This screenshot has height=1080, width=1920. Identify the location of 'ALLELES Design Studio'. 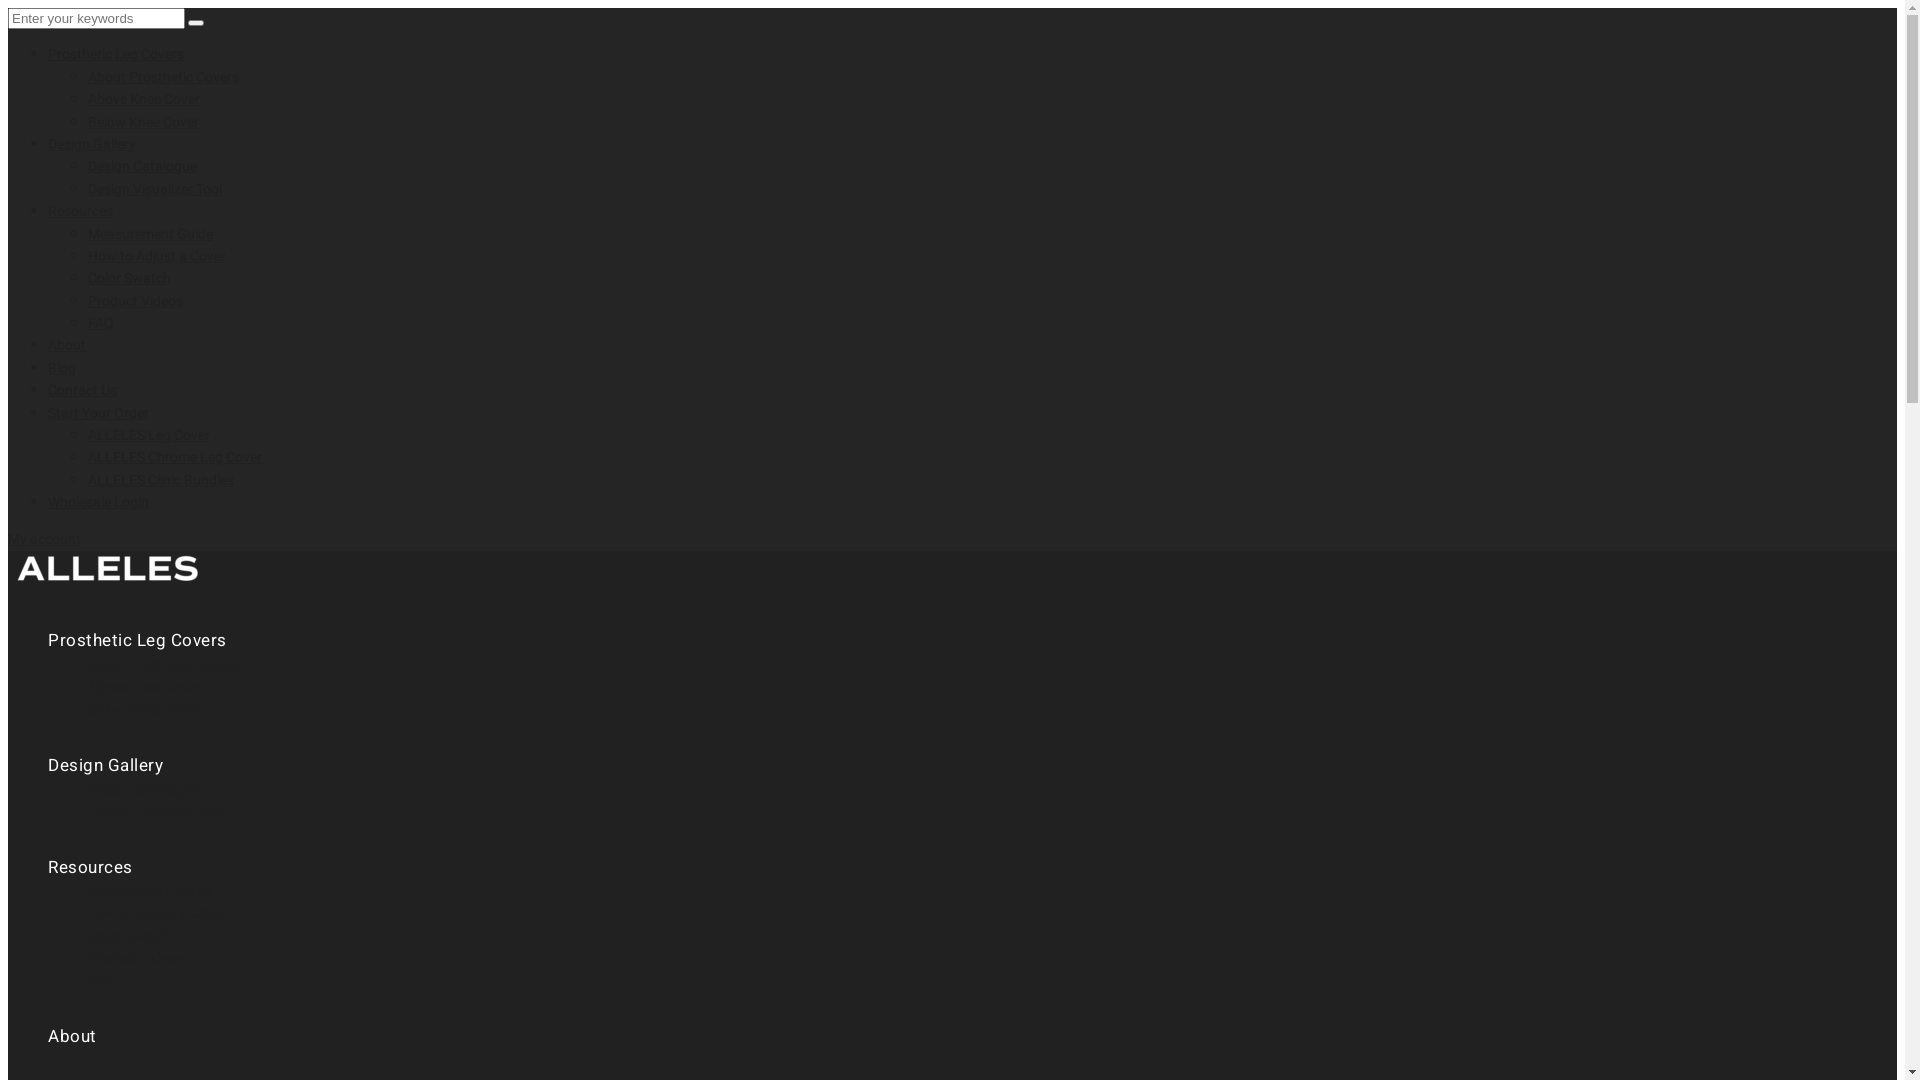
(107, 585).